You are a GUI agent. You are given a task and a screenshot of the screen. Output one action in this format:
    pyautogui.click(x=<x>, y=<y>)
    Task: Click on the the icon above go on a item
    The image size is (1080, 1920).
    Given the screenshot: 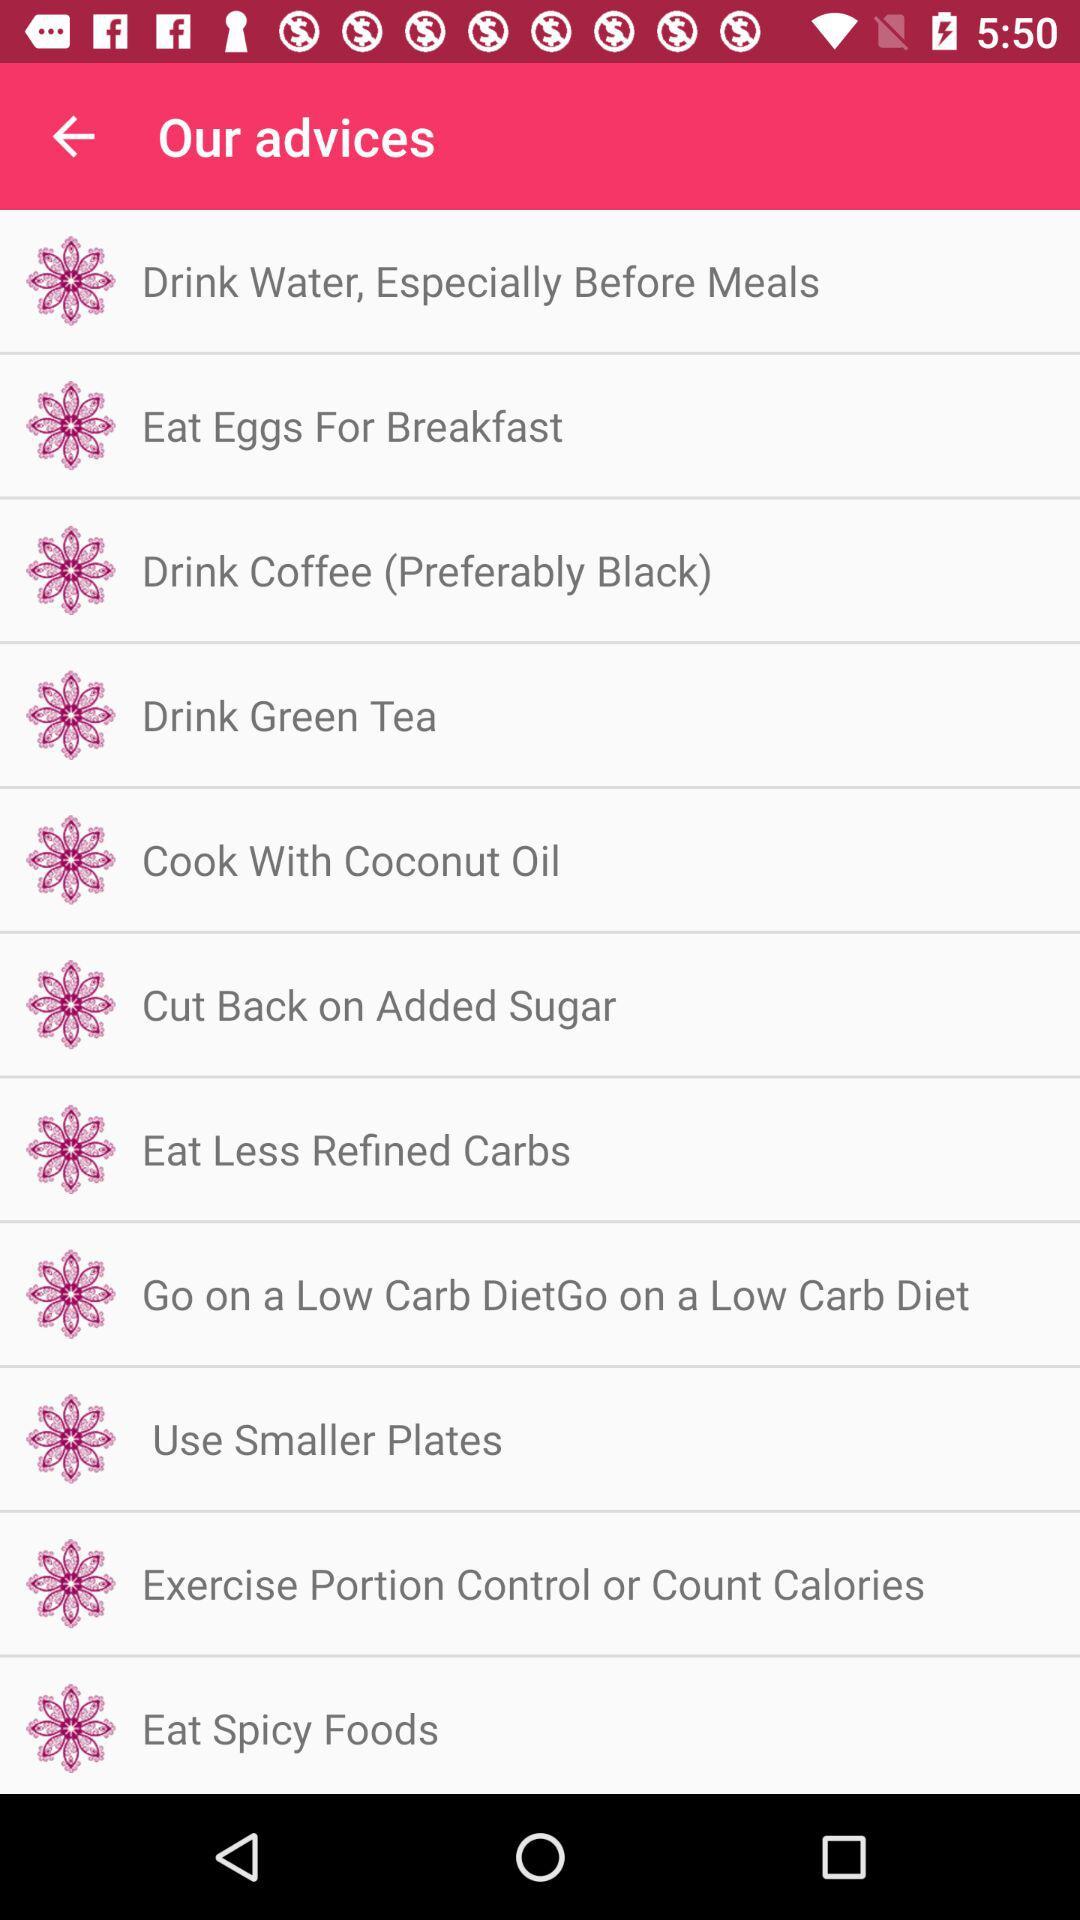 What is the action you would take?
    pyautogui.click(x=355, y=1148)
    